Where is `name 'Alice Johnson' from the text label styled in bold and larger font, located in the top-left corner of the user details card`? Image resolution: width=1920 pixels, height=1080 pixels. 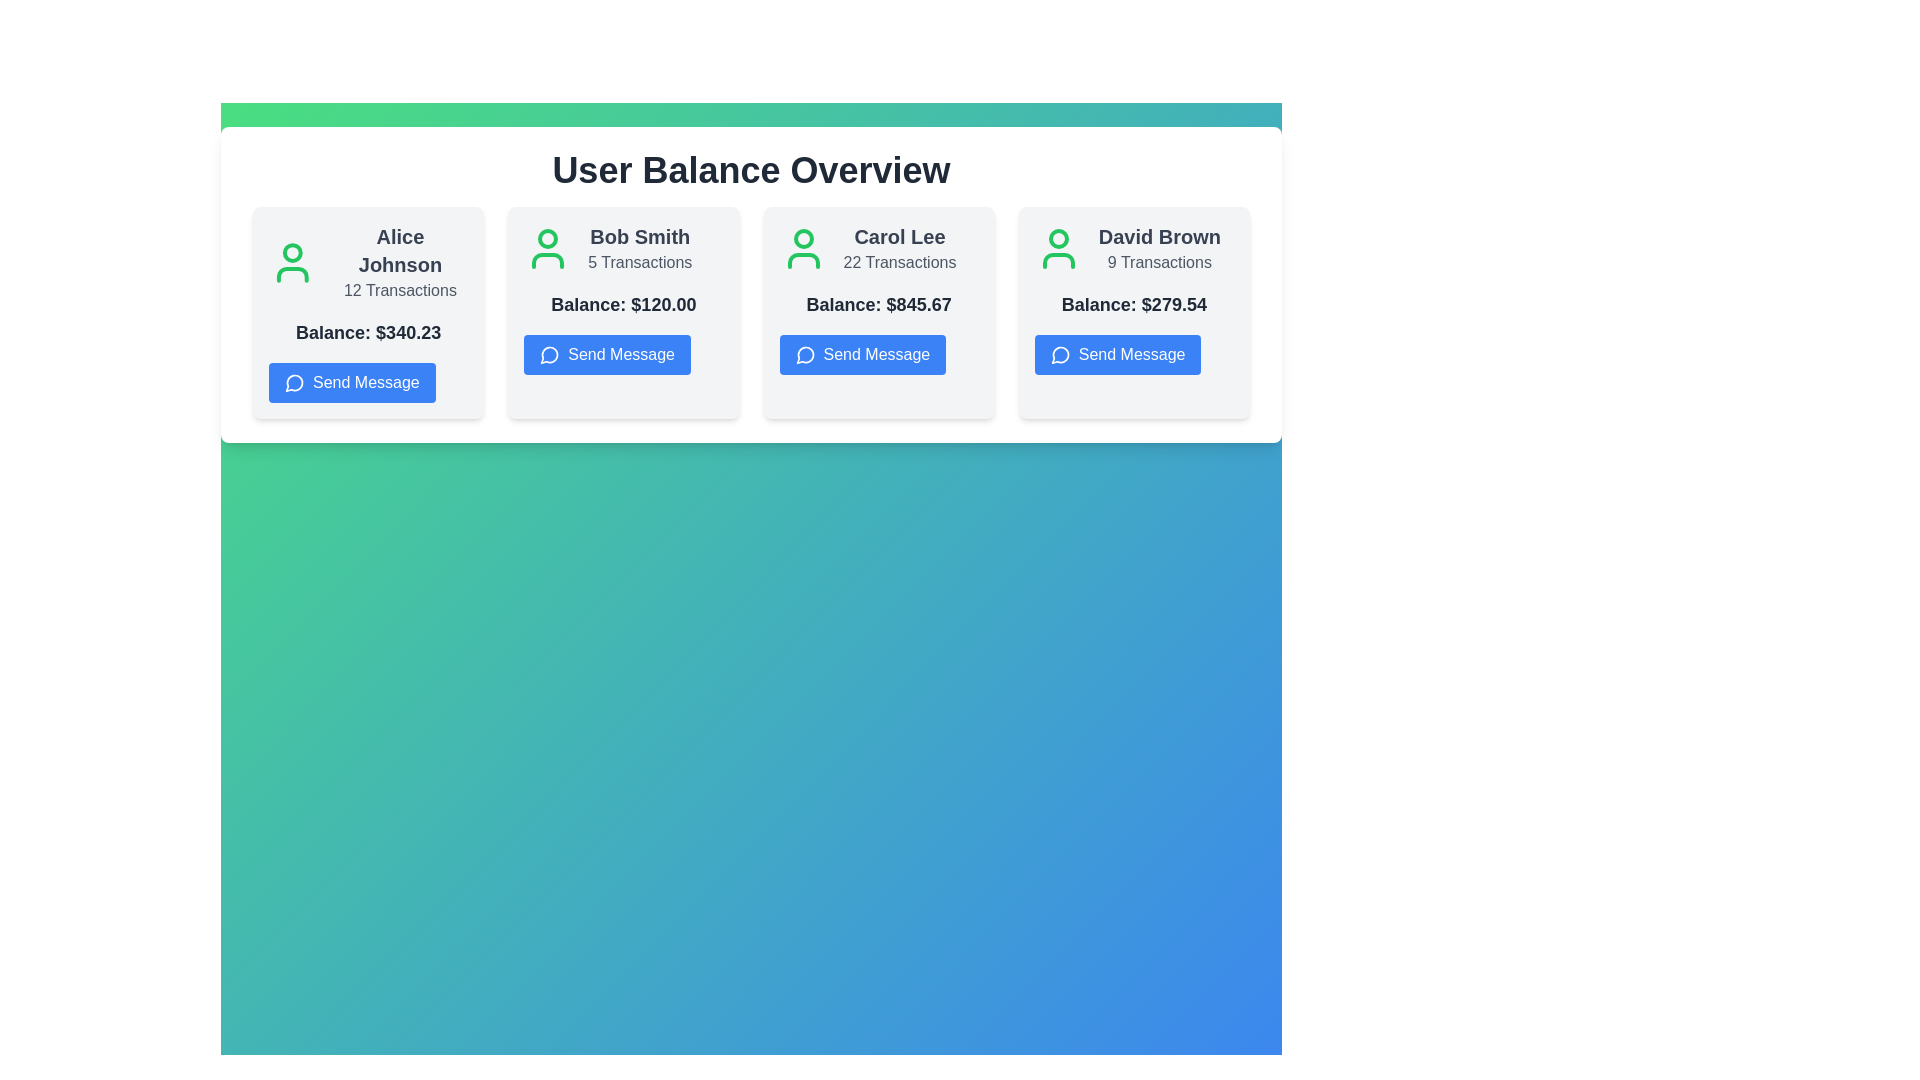
name 'Alice Johnson' from the text label styled in bold and larger font, located in the top-left corner of the user details card is located at coordinates (400, 249).